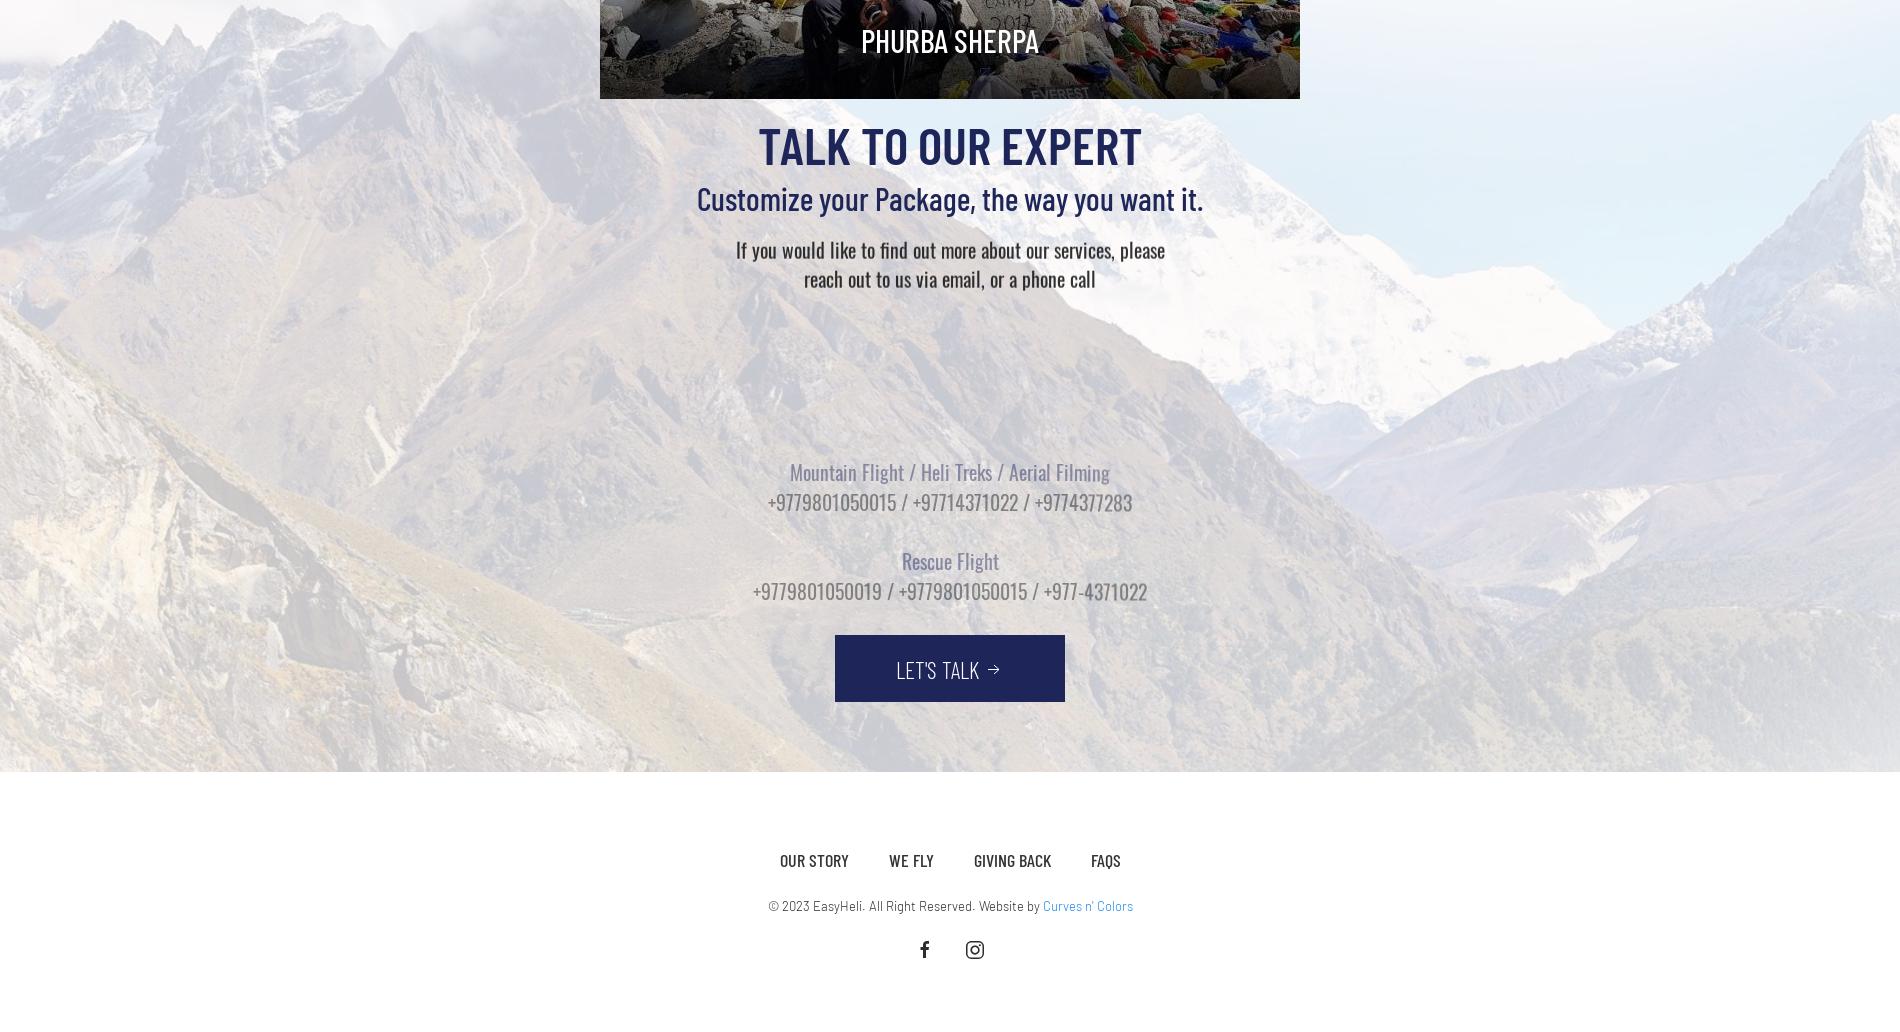 This screenshot has height=1032, width=1900. Describe the element at coordinates (924, 904) in the screenshot. I see `'EasyHeli. All Right Reserved. Website by'` at that location.